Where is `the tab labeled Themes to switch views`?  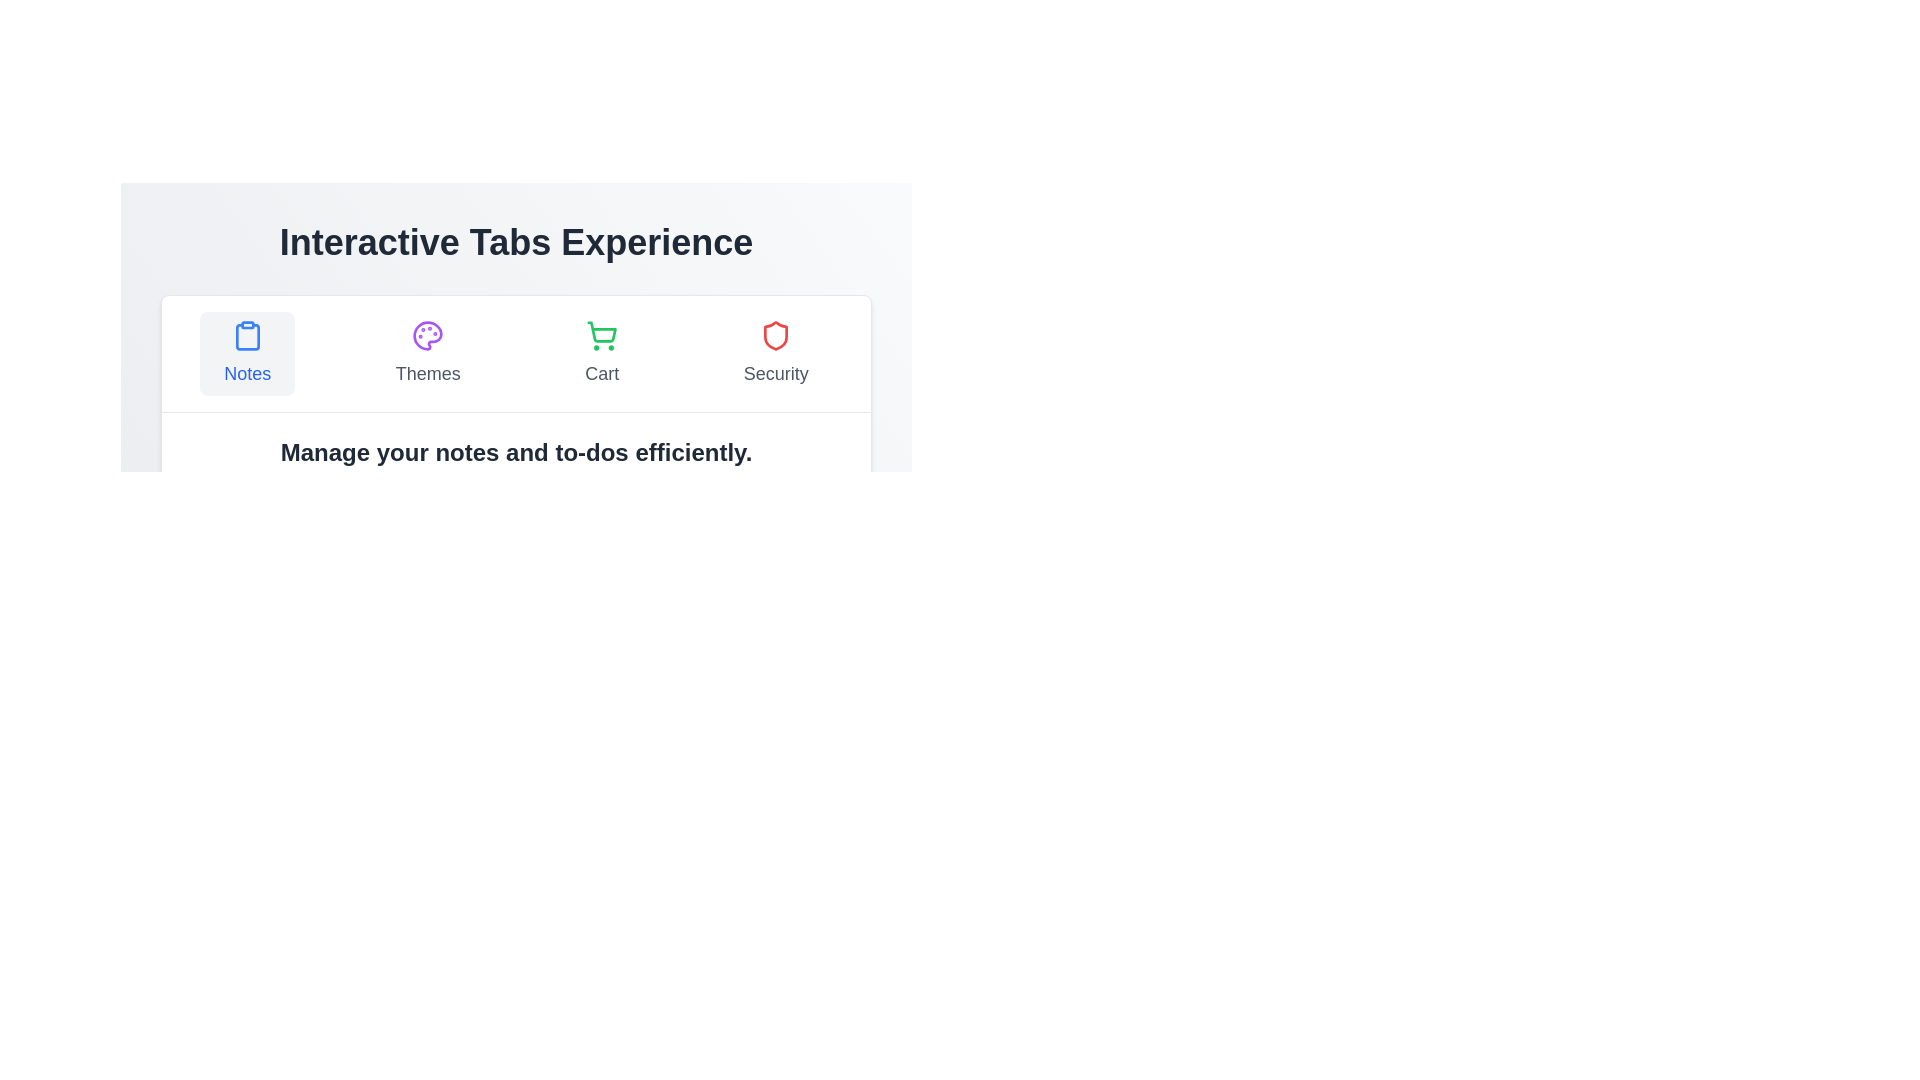 the tab labeled Themes to switch views is located at coordinates (427, 353).